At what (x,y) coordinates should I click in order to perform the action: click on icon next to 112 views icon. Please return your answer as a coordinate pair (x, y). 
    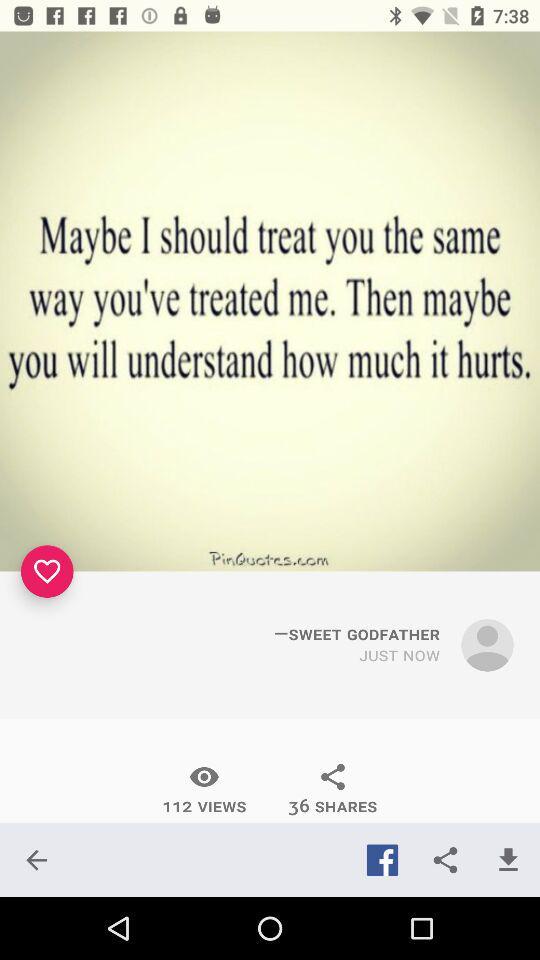
    Looking at the image, I should click on (333, 789).